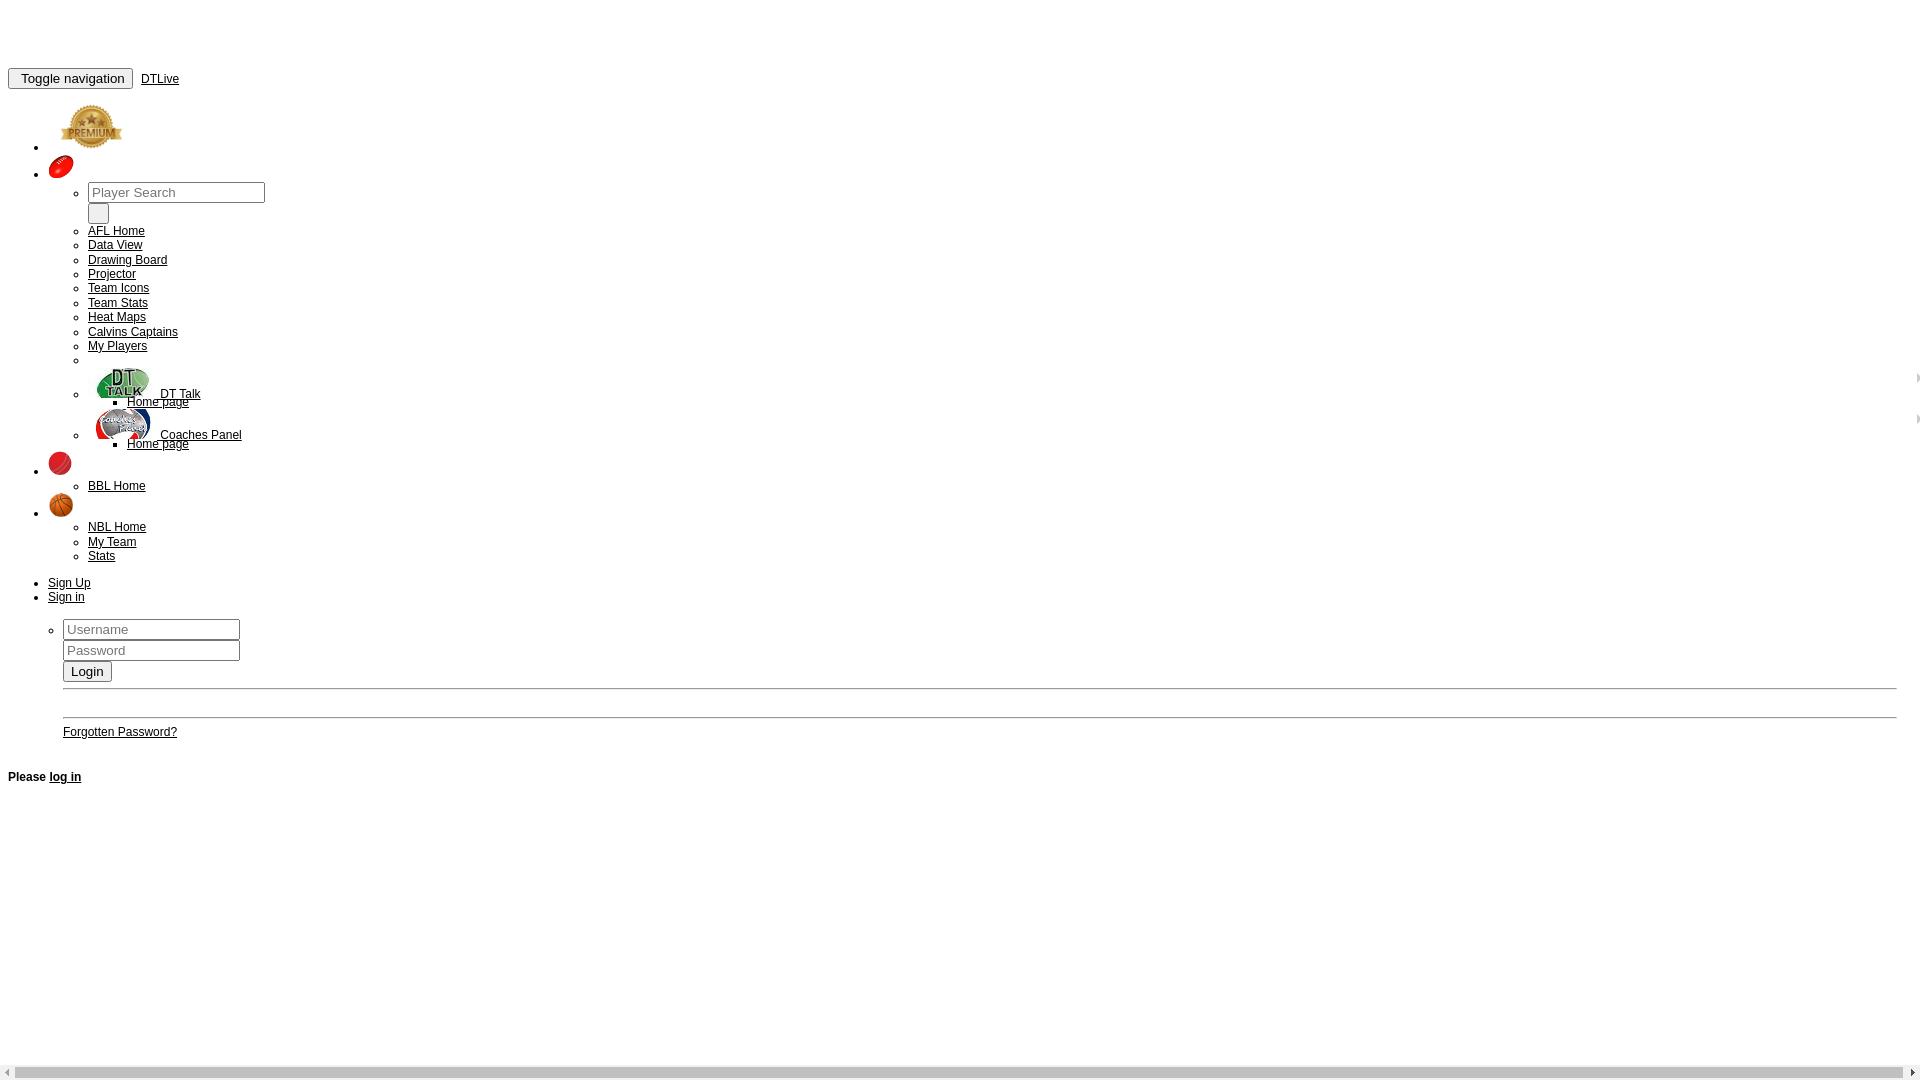 The width and height of the screenshot is (1920, 1080). Describe the element at coordinates (110, 542) in the screenshot. I see `'My Team'` at that location.